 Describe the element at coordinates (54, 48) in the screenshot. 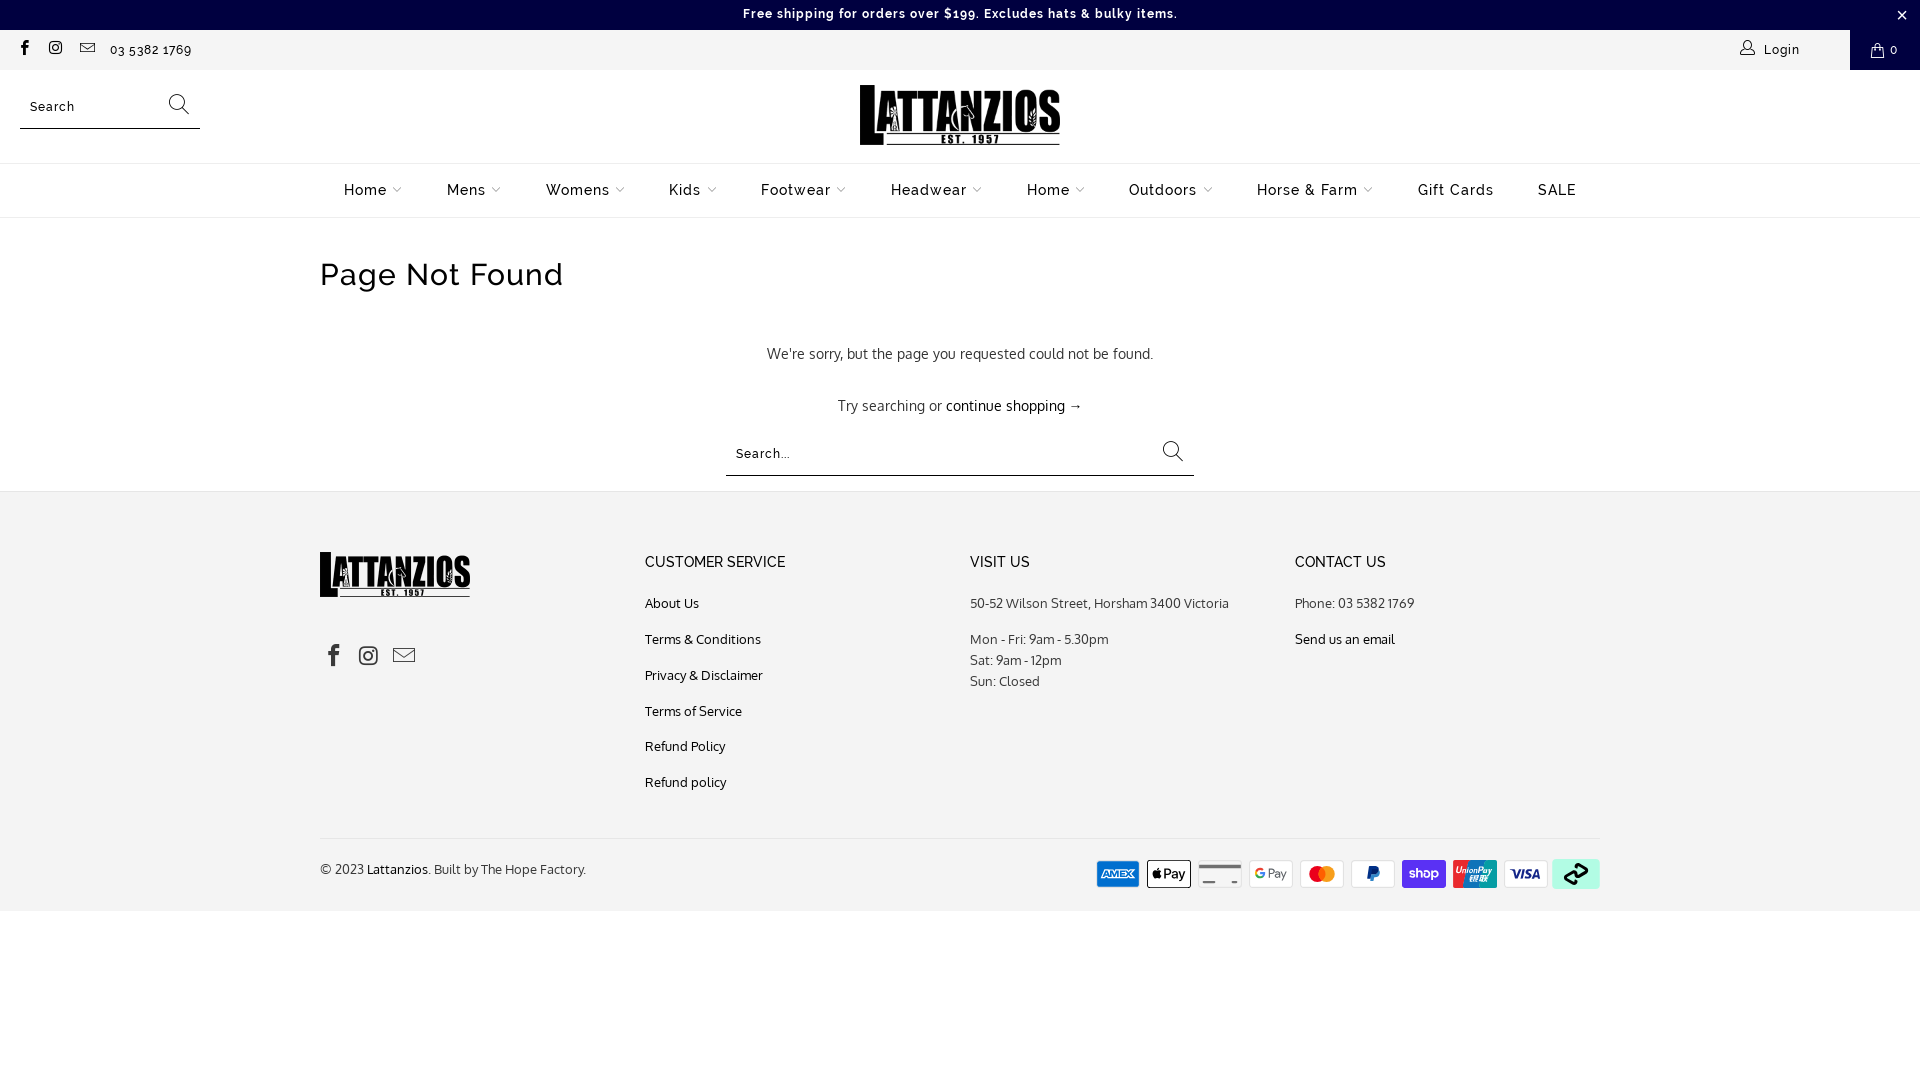

I see `'Lattanzios on Instagram'` at that location.